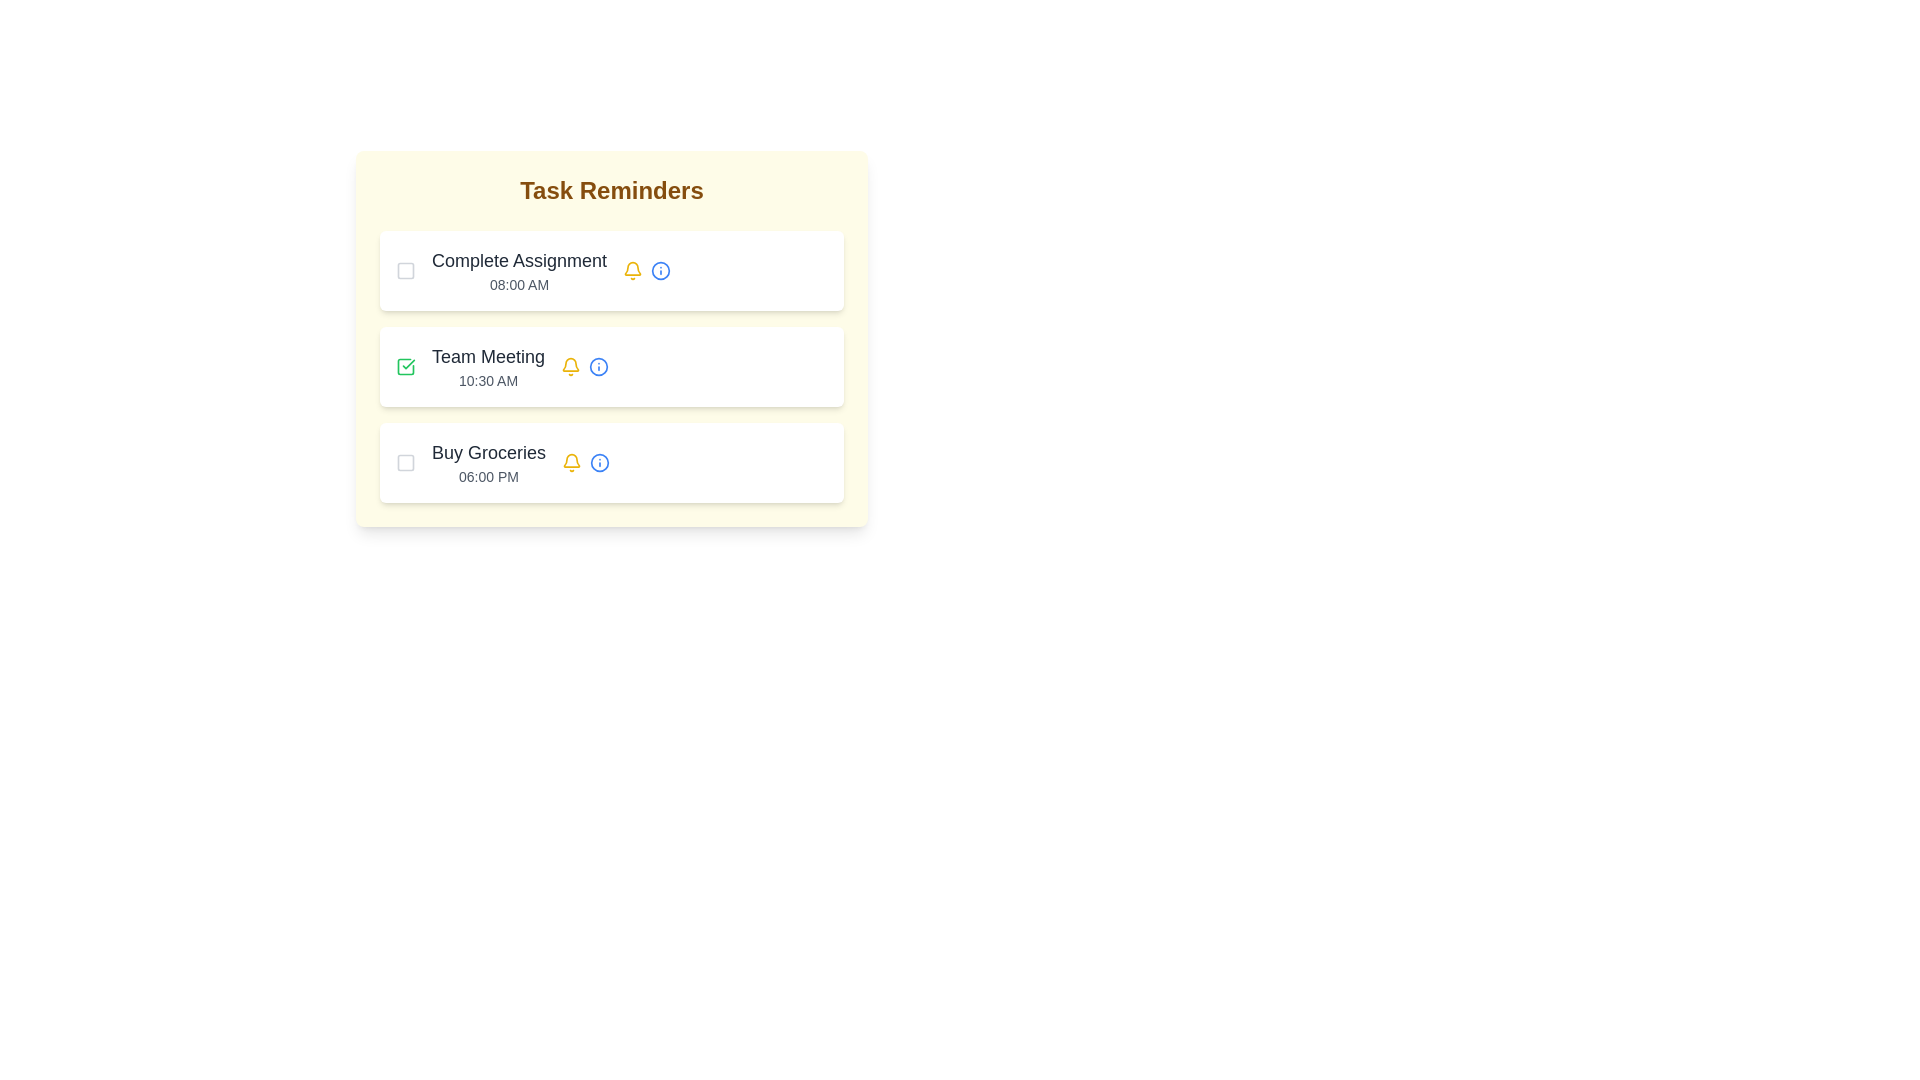 The width and height of the screenshot is (1920, 1080). What do you see at coordinates (488, 366) in the screenshot?
I see `the text block displaying the title and time of the task reminder located in the second reminder card of the 'Task Reminders' list, positioned between the 'Complete Assignment' card and the 'Buy Groceries' card` at bounding box center [488, 366].